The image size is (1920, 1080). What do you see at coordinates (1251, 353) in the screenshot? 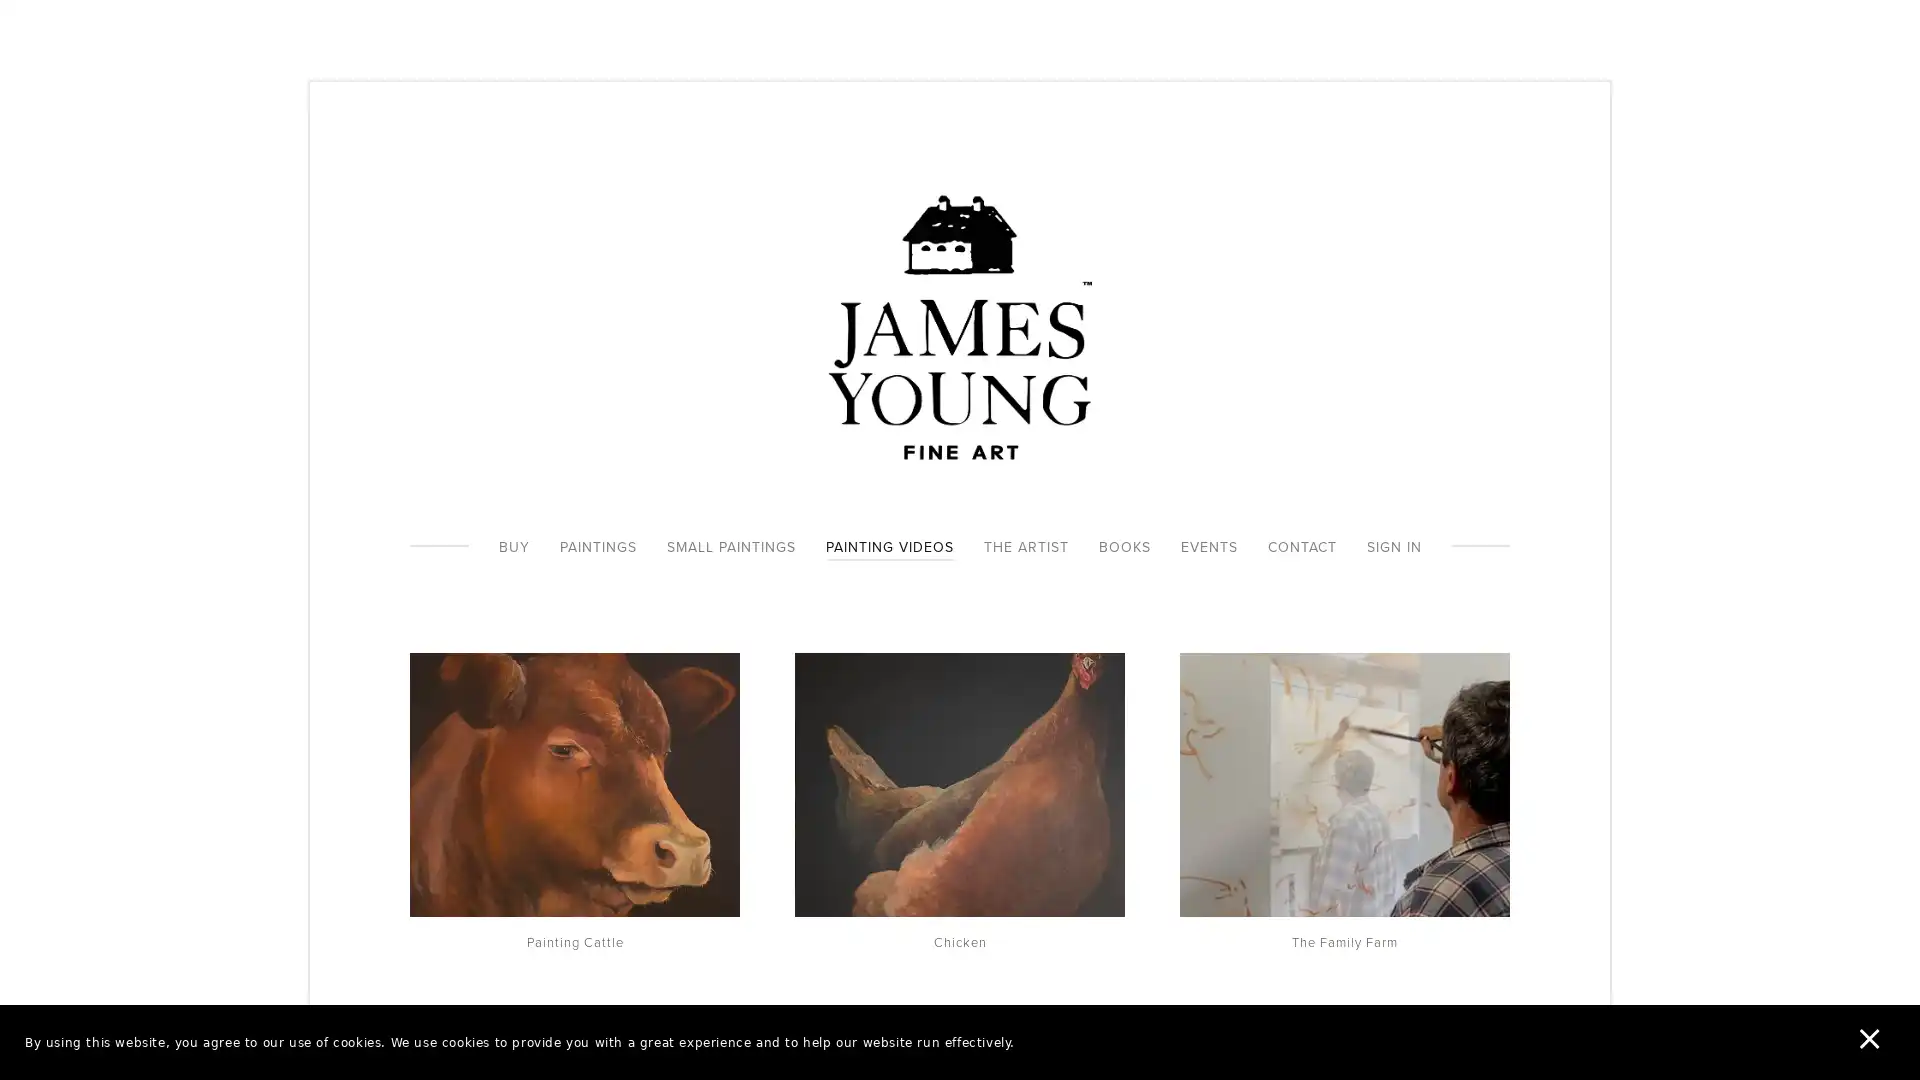
I see `Close` at bounding box center [1251, 353].